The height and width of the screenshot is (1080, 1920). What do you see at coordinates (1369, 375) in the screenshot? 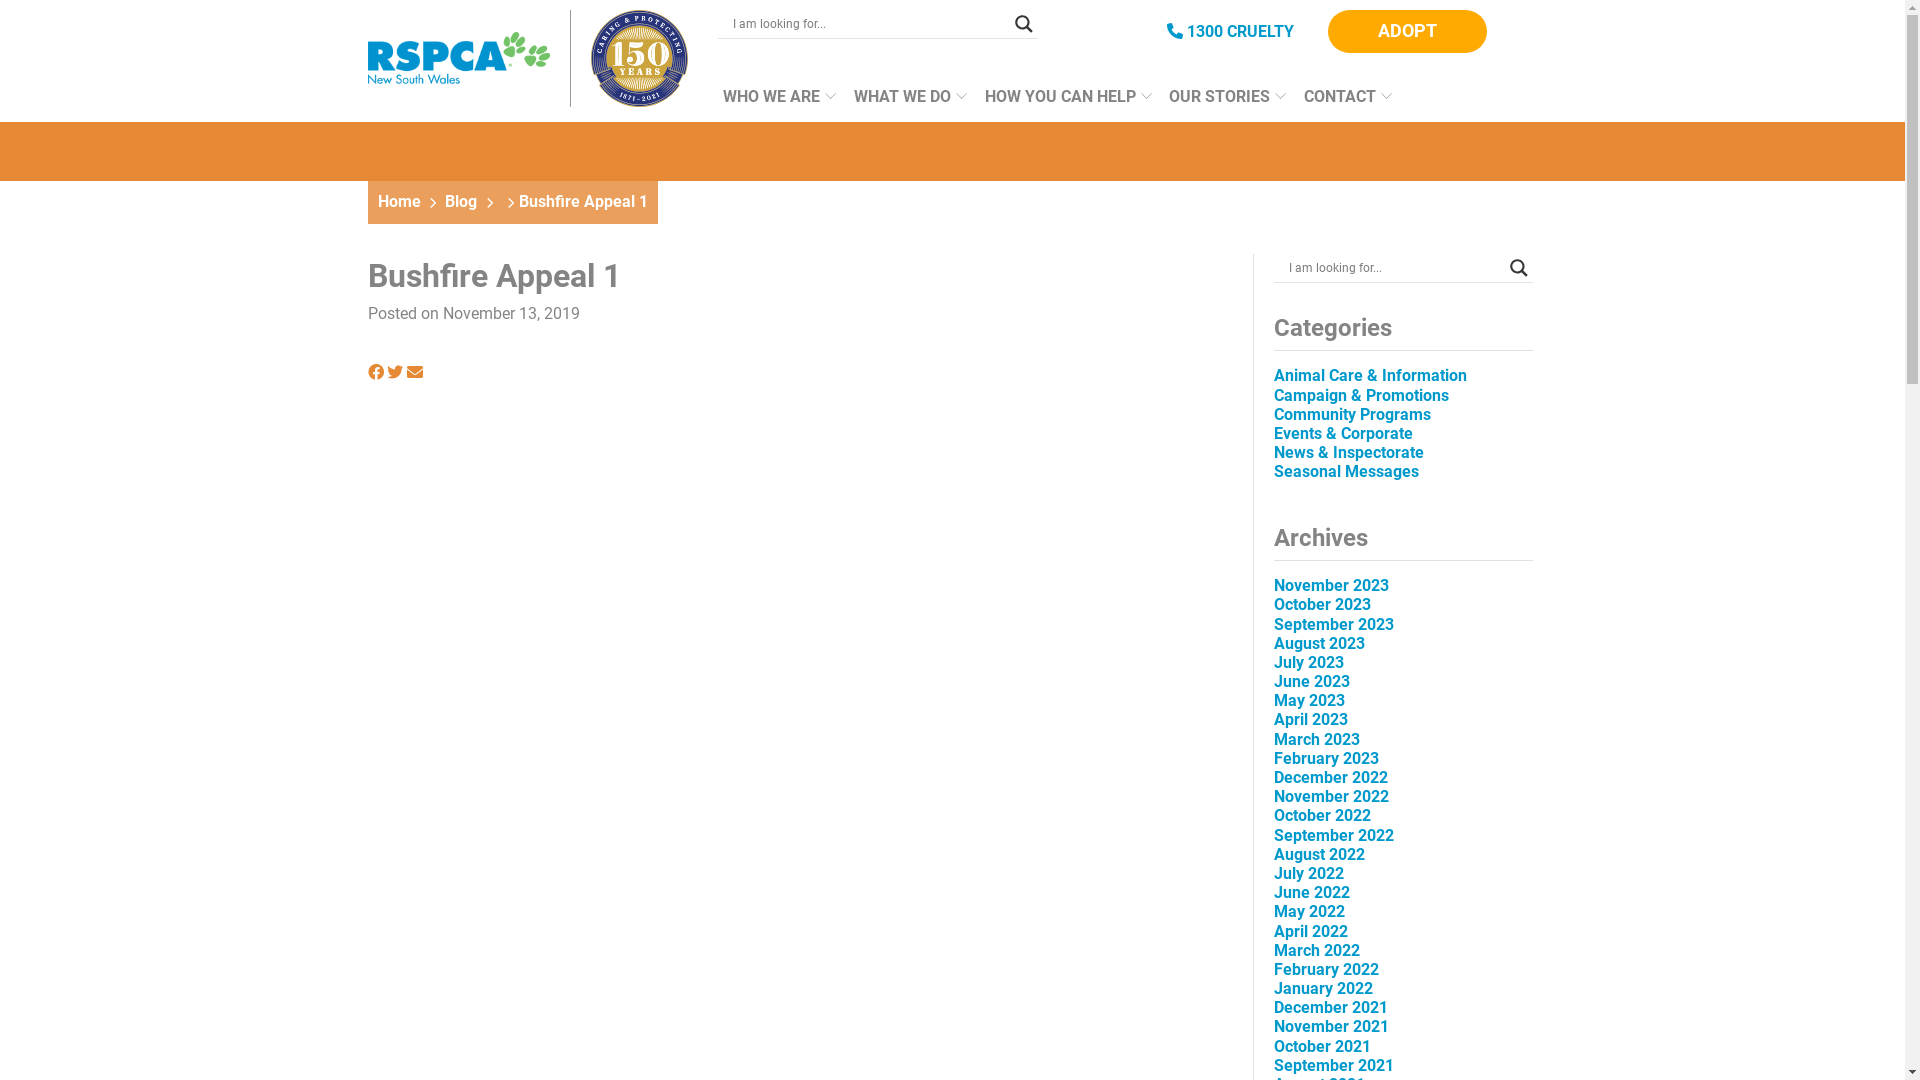
I see `'Animal Care & Information'` at bounding box center [1369, 375].